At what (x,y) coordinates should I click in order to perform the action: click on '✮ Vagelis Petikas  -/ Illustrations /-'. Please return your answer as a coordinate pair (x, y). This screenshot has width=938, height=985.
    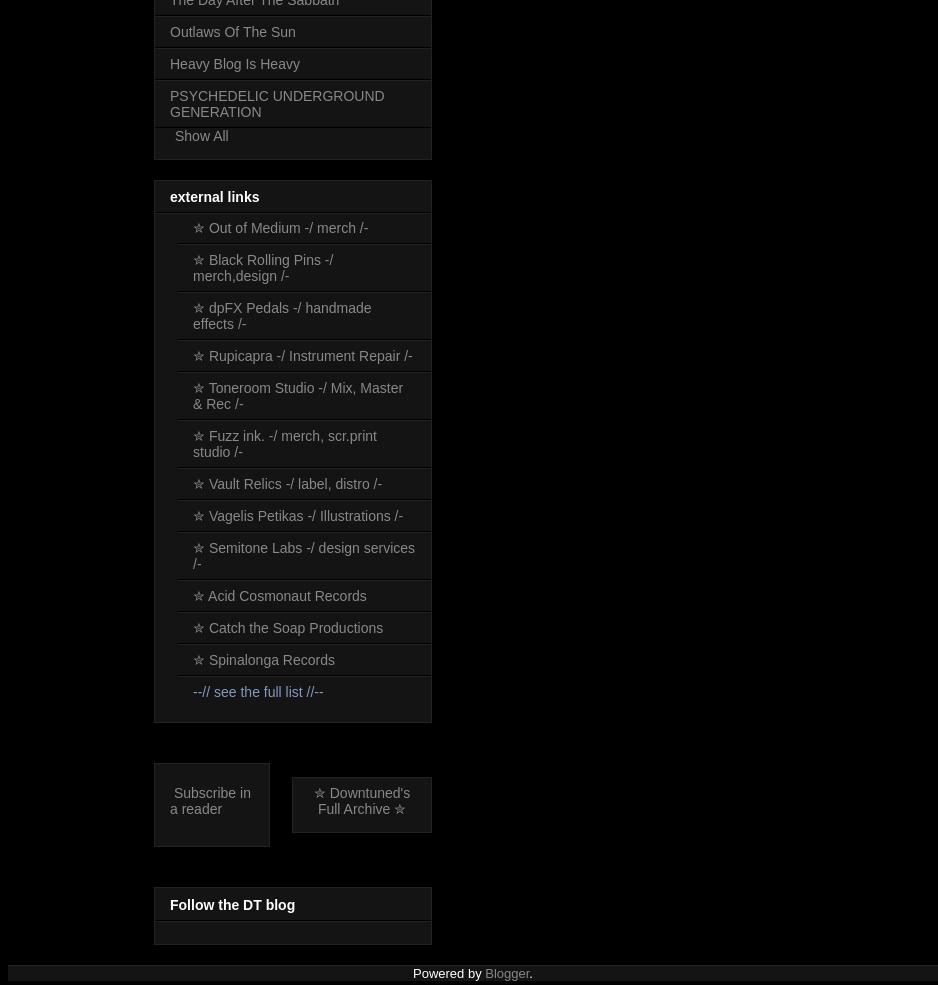
    Looking at the image, I should click on (192, 516).